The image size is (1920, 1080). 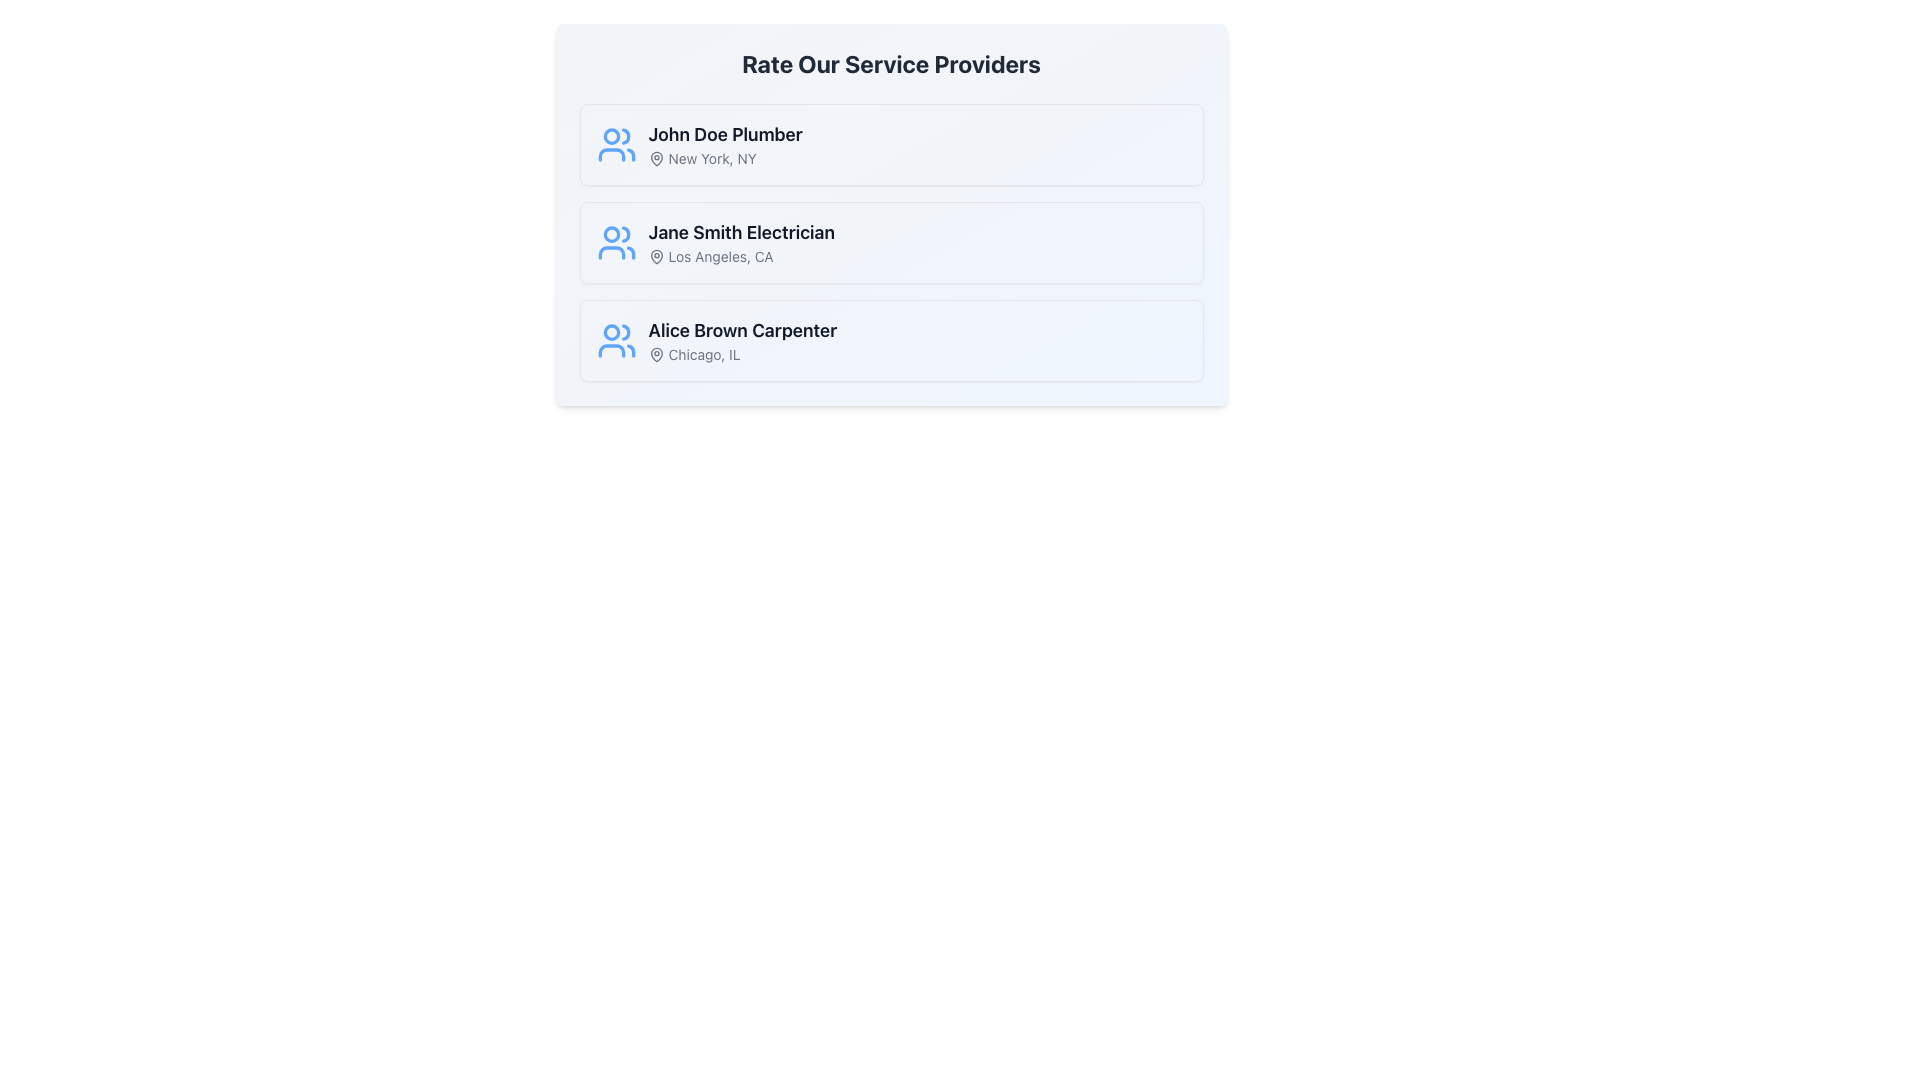 I want to click on the third list item representing 'Alice Brown Carpenter' in the vertical list of service providers under the heading 'Rate Our Service Providers', so click(x=741, y=339).